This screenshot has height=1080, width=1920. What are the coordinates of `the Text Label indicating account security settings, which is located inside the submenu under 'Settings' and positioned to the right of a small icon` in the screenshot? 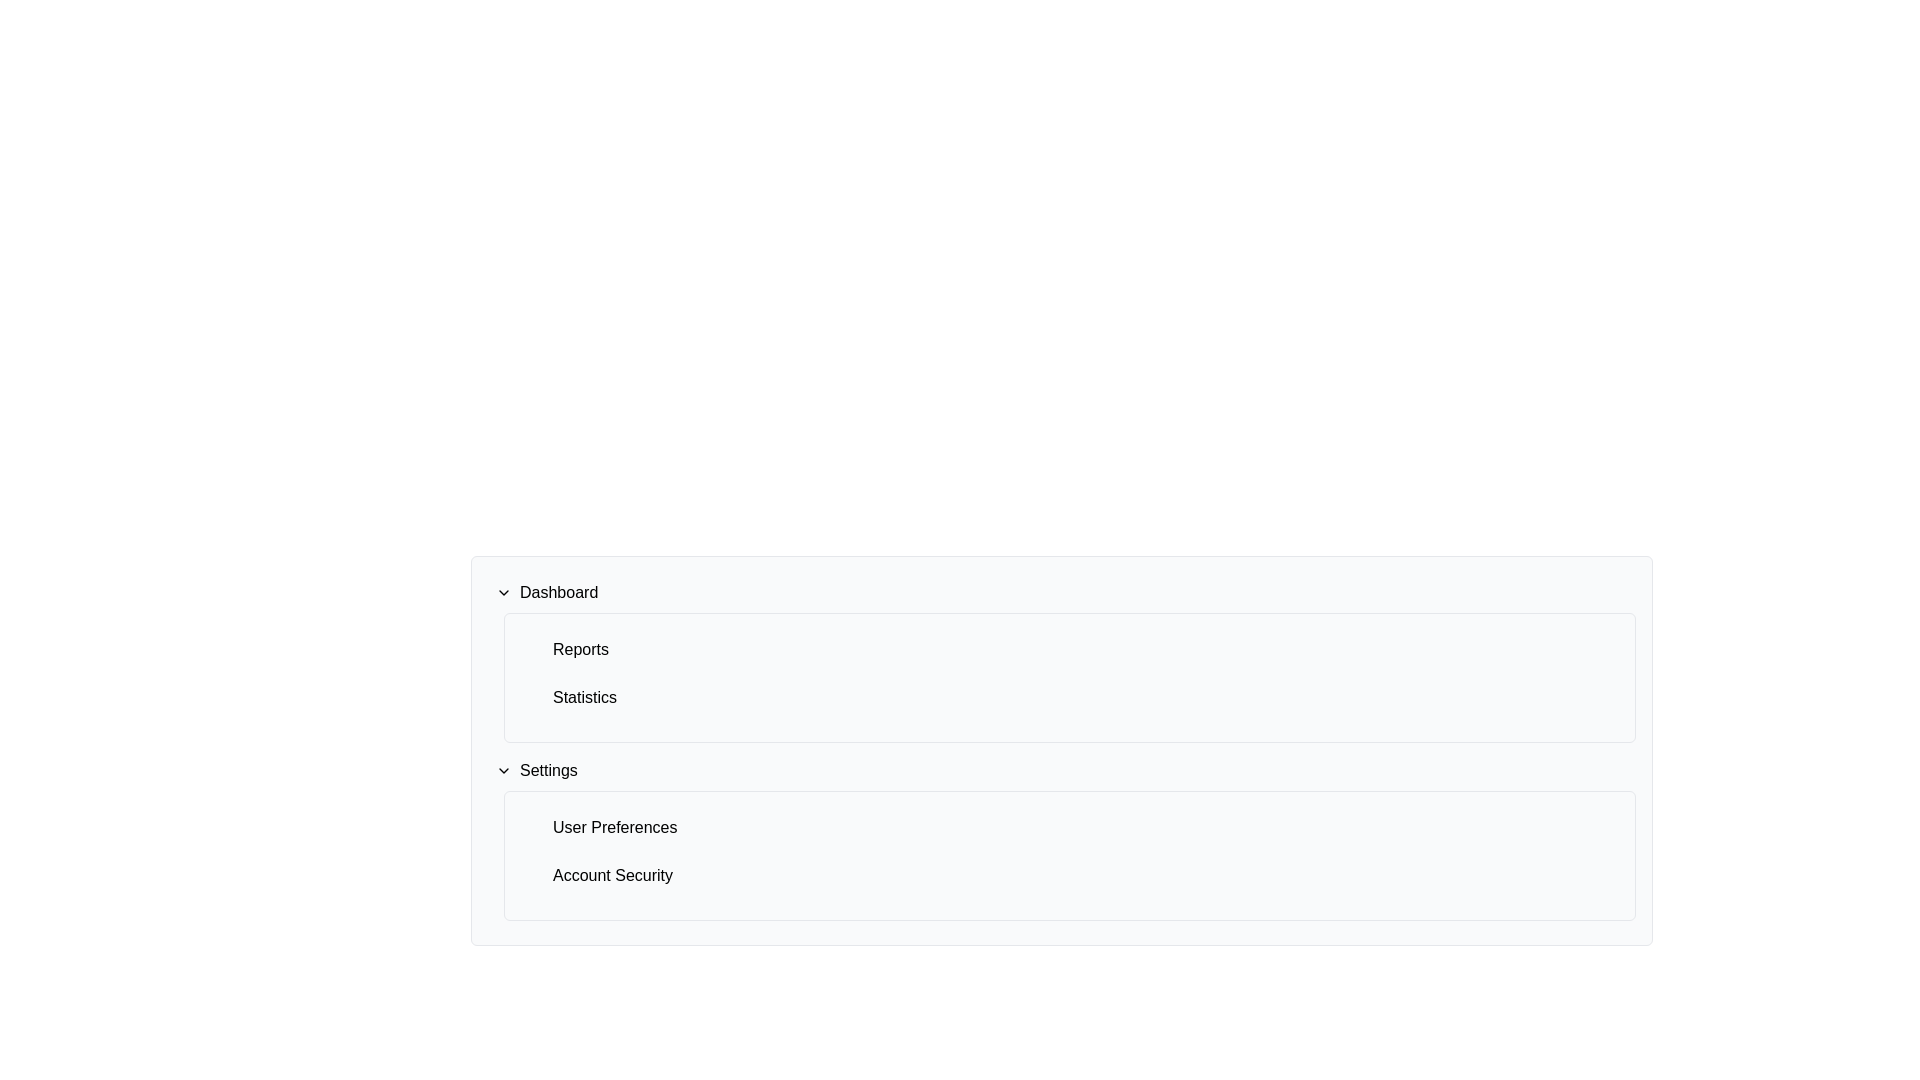 It's located at (612, 874).